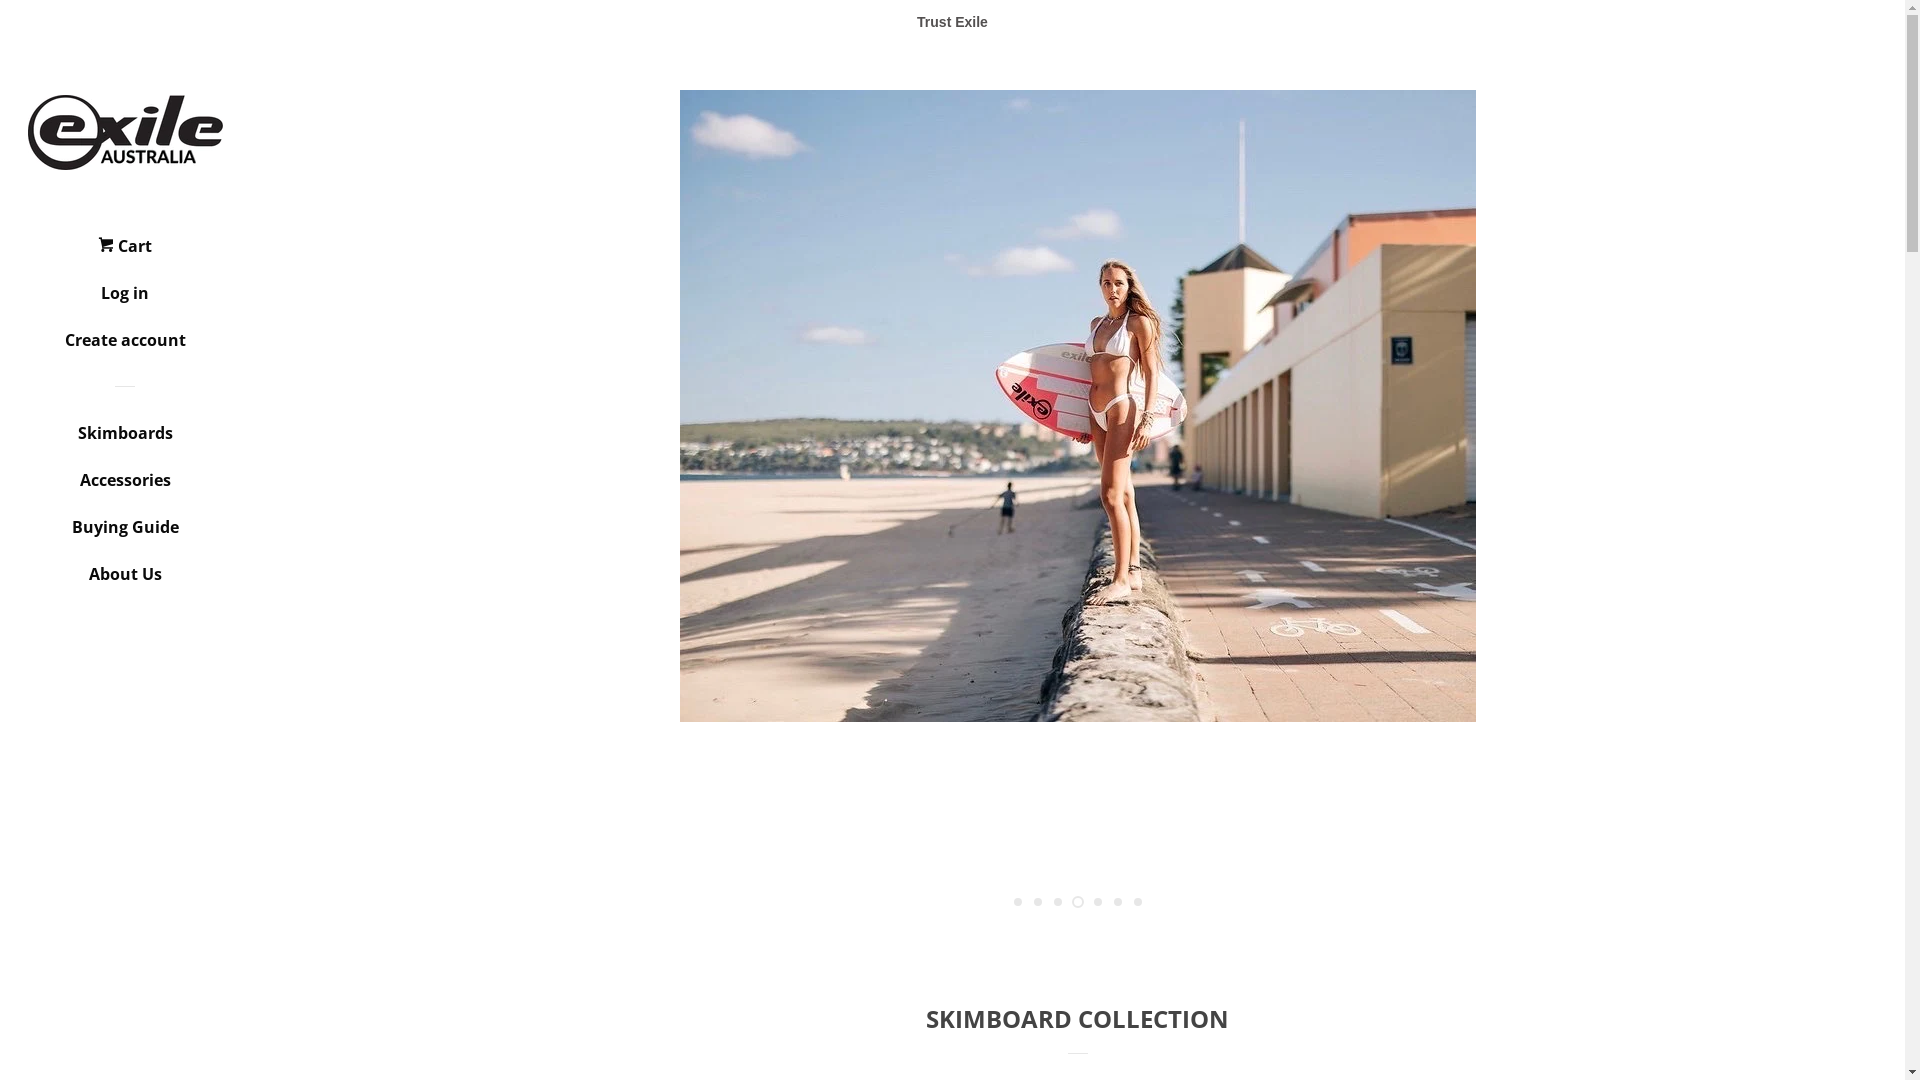  What do you see at coordinates (123, 346) in the screenshot?
I see `'Create account'` at bounding box center [123, 346].